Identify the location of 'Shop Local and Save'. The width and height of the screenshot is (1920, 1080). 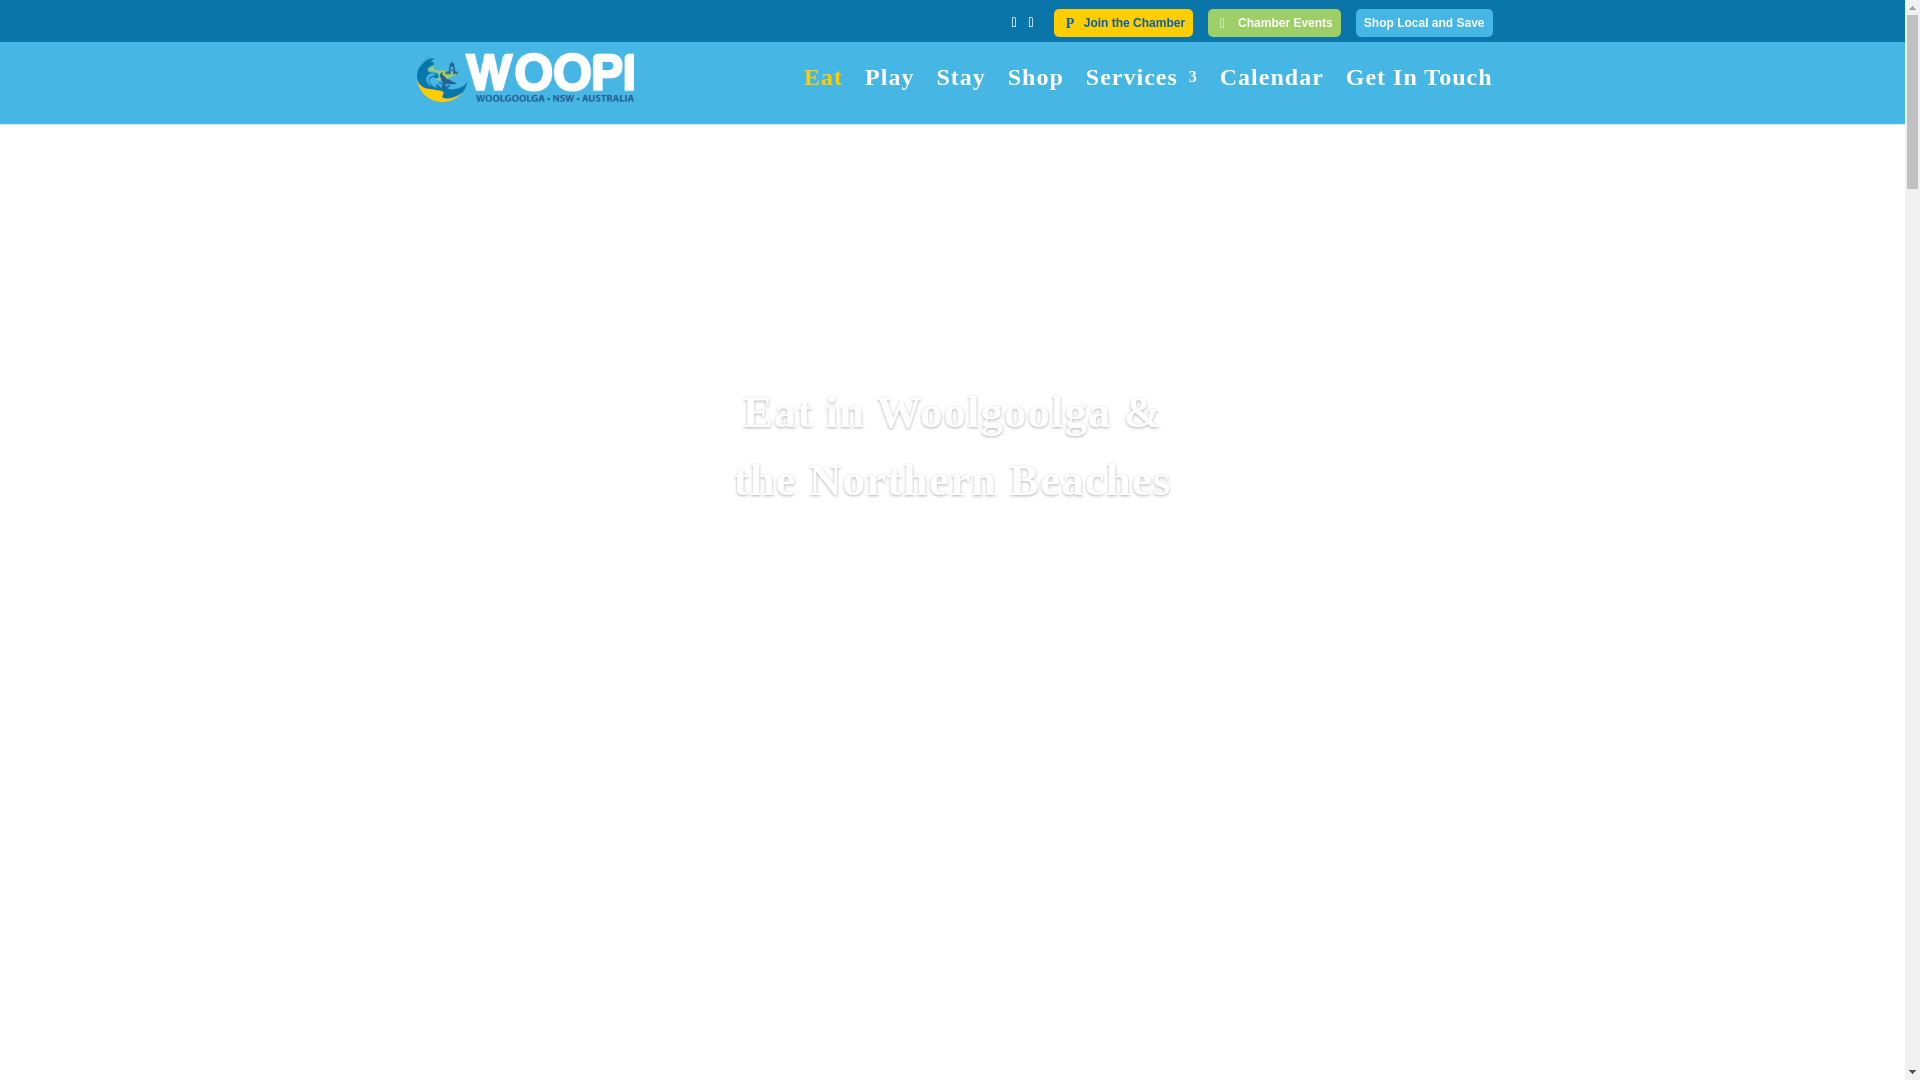
(1423, 23).